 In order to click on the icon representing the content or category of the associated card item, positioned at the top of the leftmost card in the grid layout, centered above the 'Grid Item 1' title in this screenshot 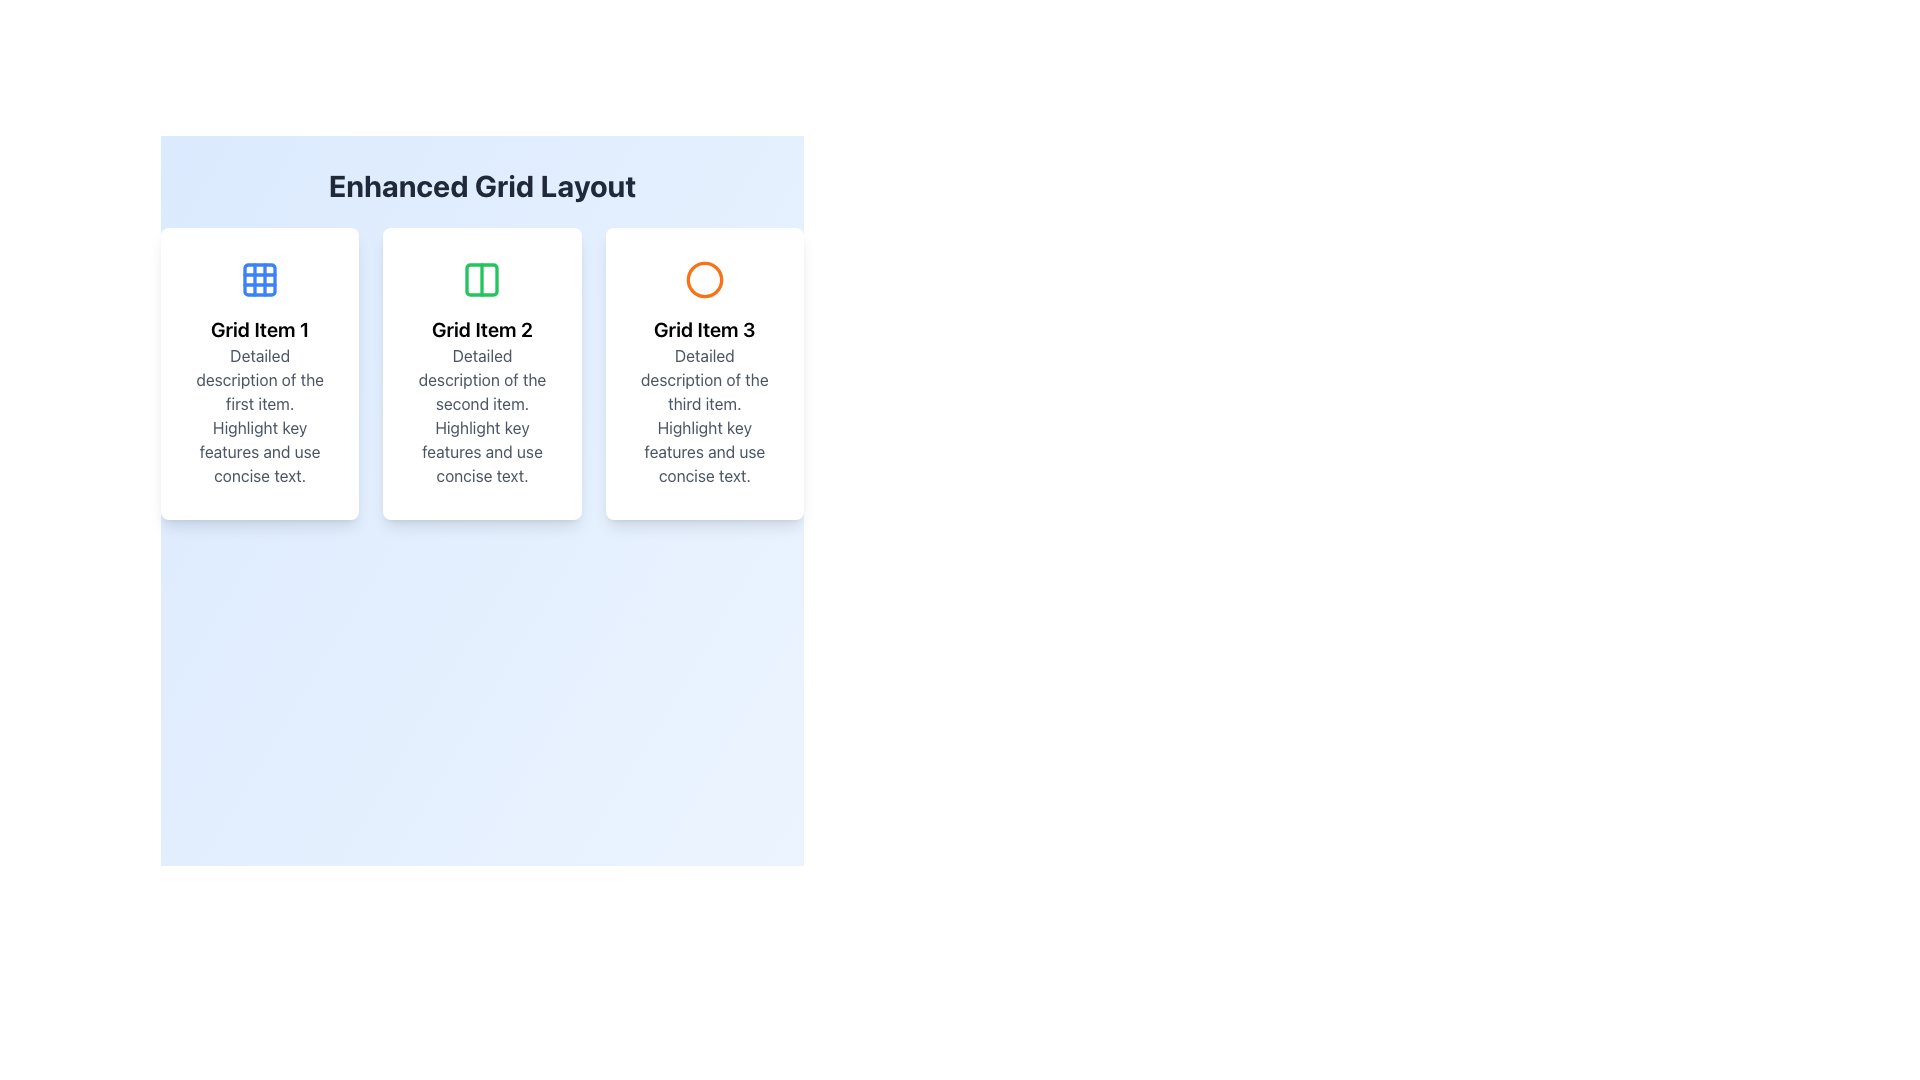, I will do `click(259, 280)`.